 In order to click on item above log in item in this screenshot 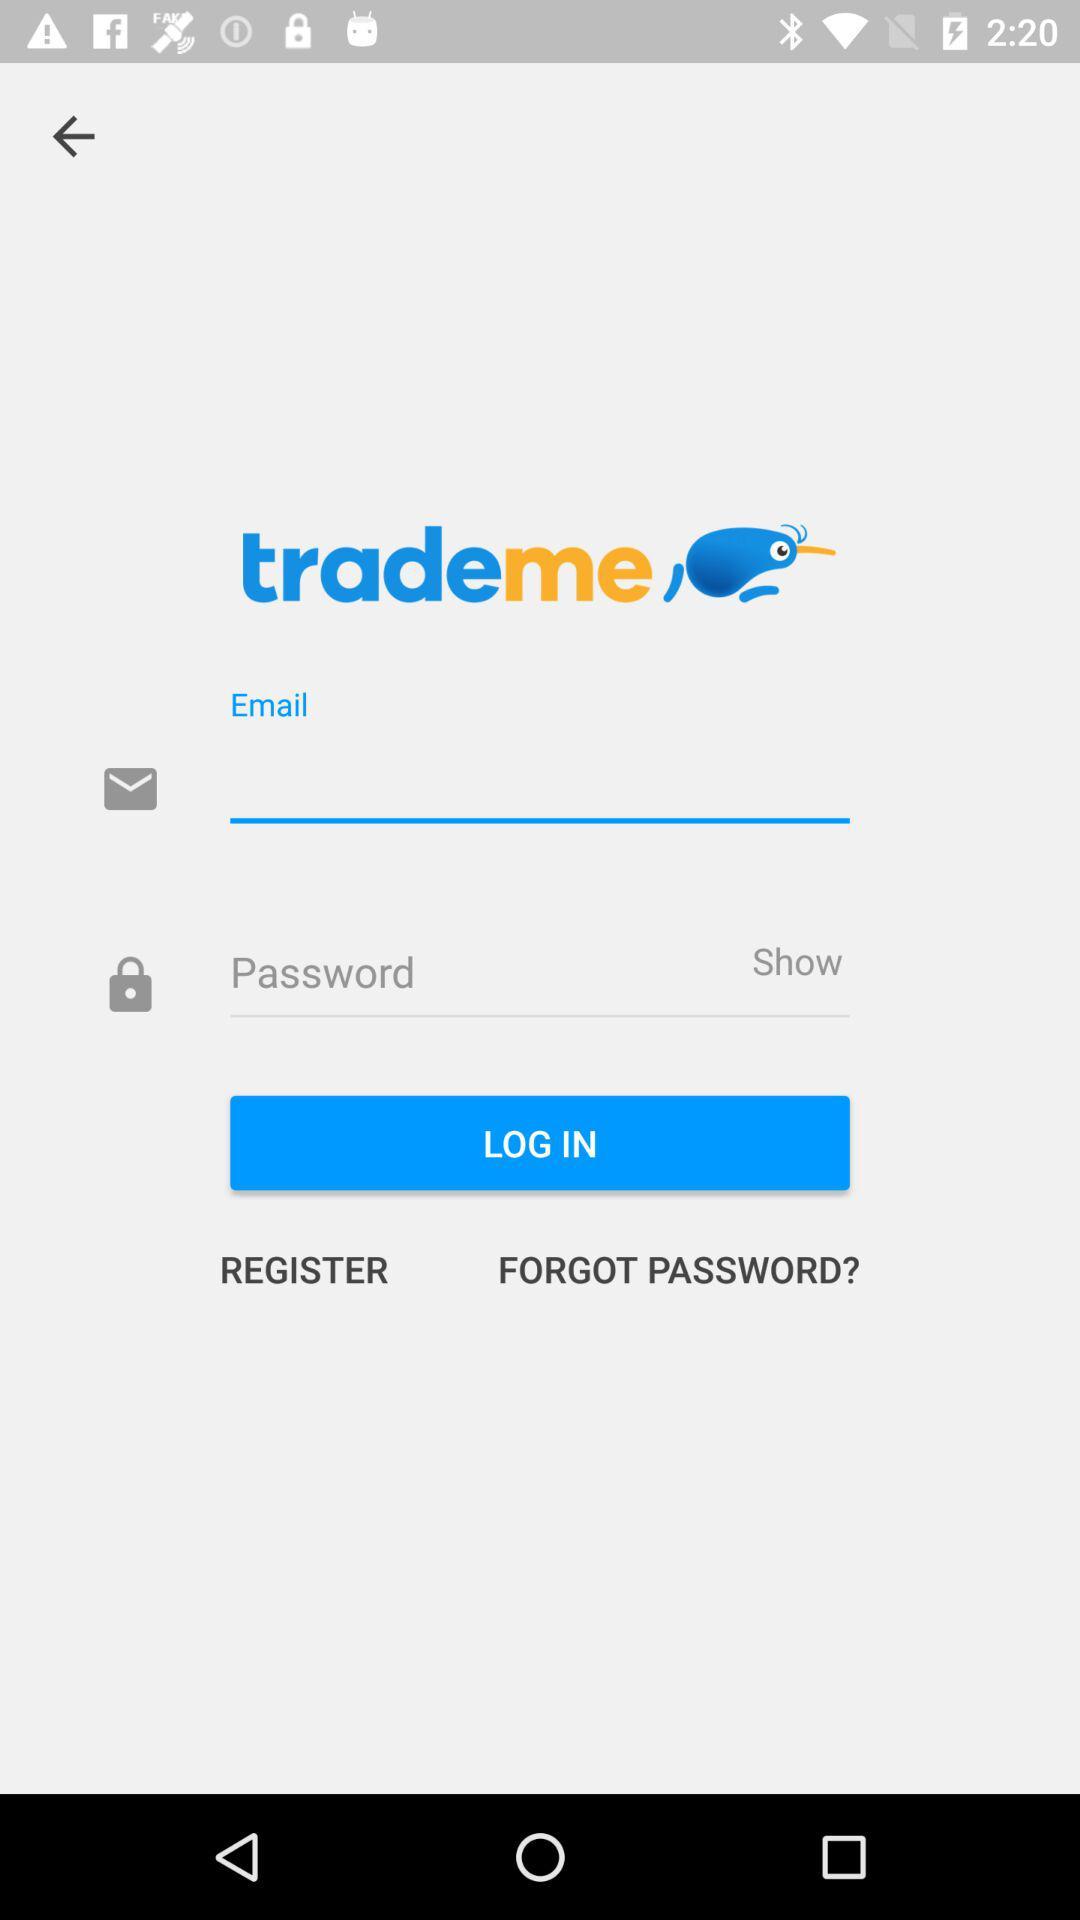, I will do `click(796, 960)`.